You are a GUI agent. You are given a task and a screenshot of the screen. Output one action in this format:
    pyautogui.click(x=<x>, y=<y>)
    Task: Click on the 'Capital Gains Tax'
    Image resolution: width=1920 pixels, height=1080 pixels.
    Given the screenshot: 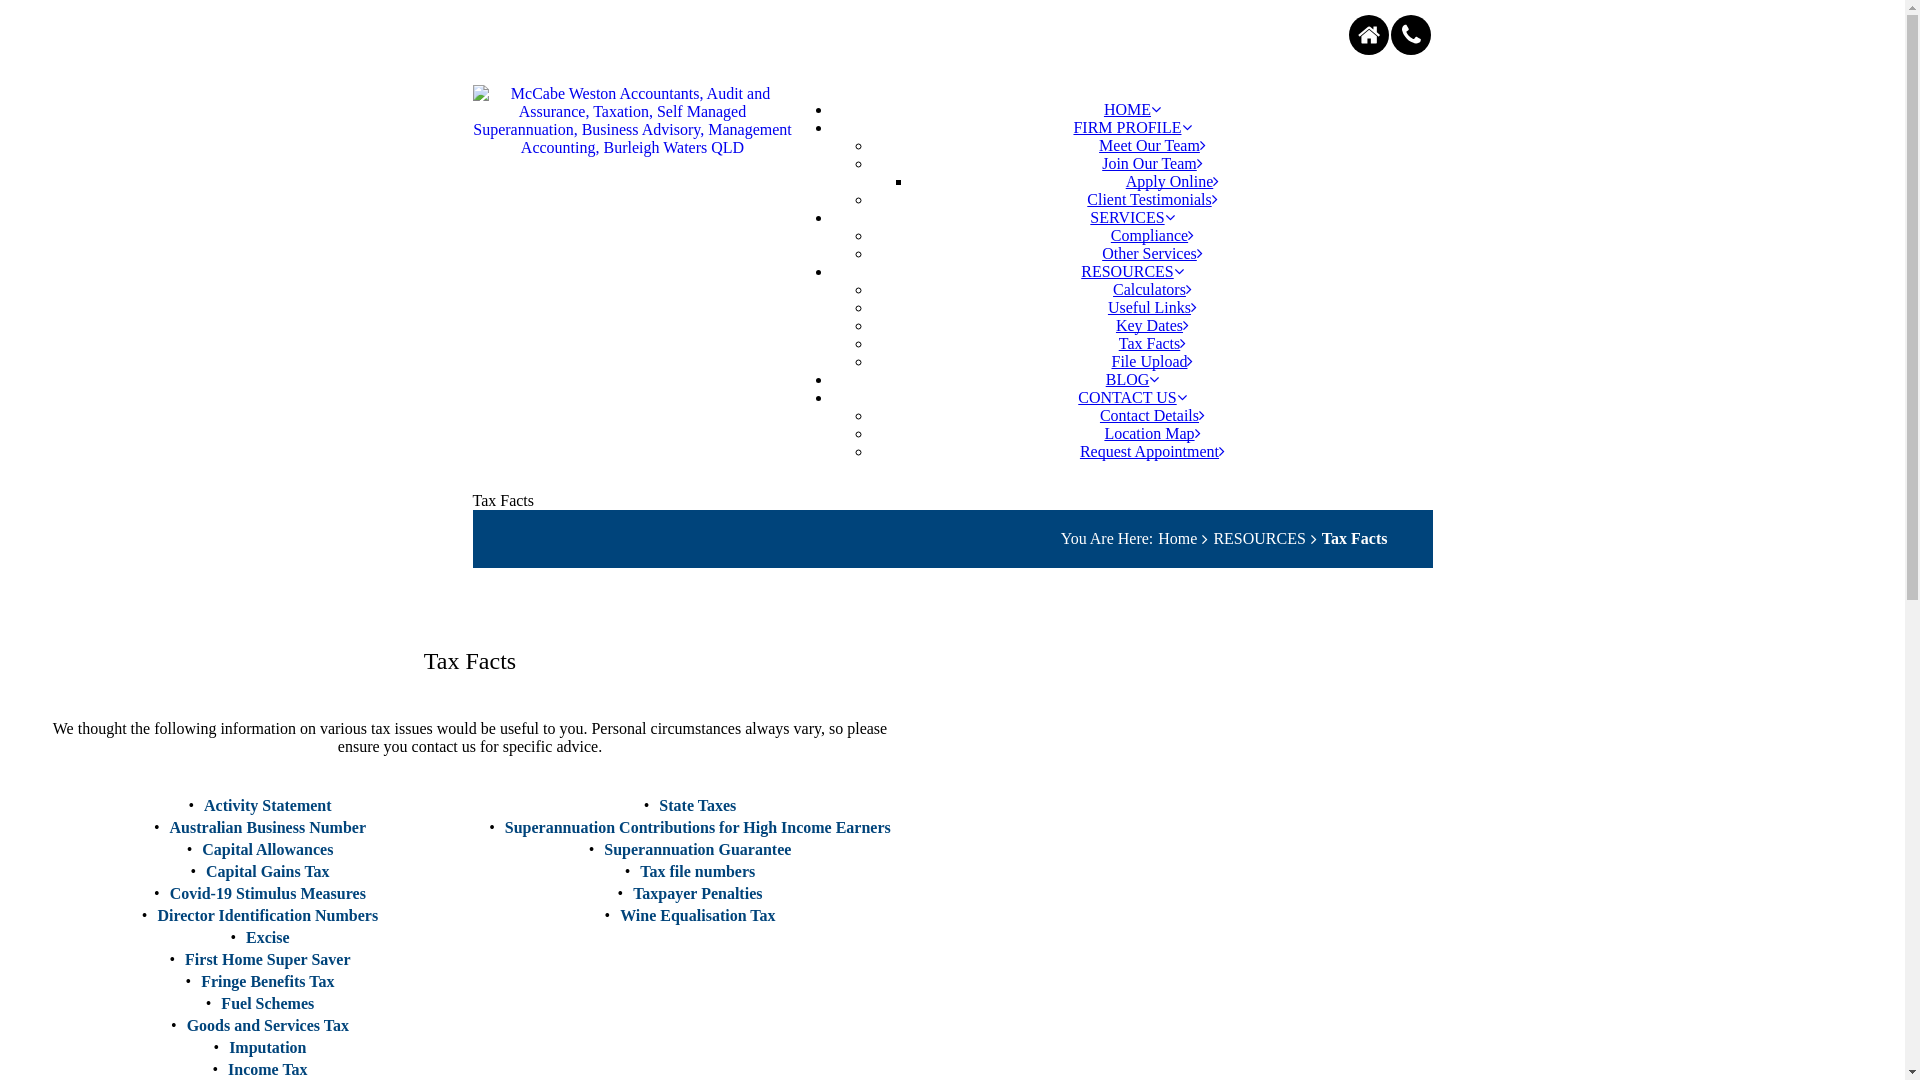 What is the action you would take?
    pyautogui.click(x=267, y=870)
    